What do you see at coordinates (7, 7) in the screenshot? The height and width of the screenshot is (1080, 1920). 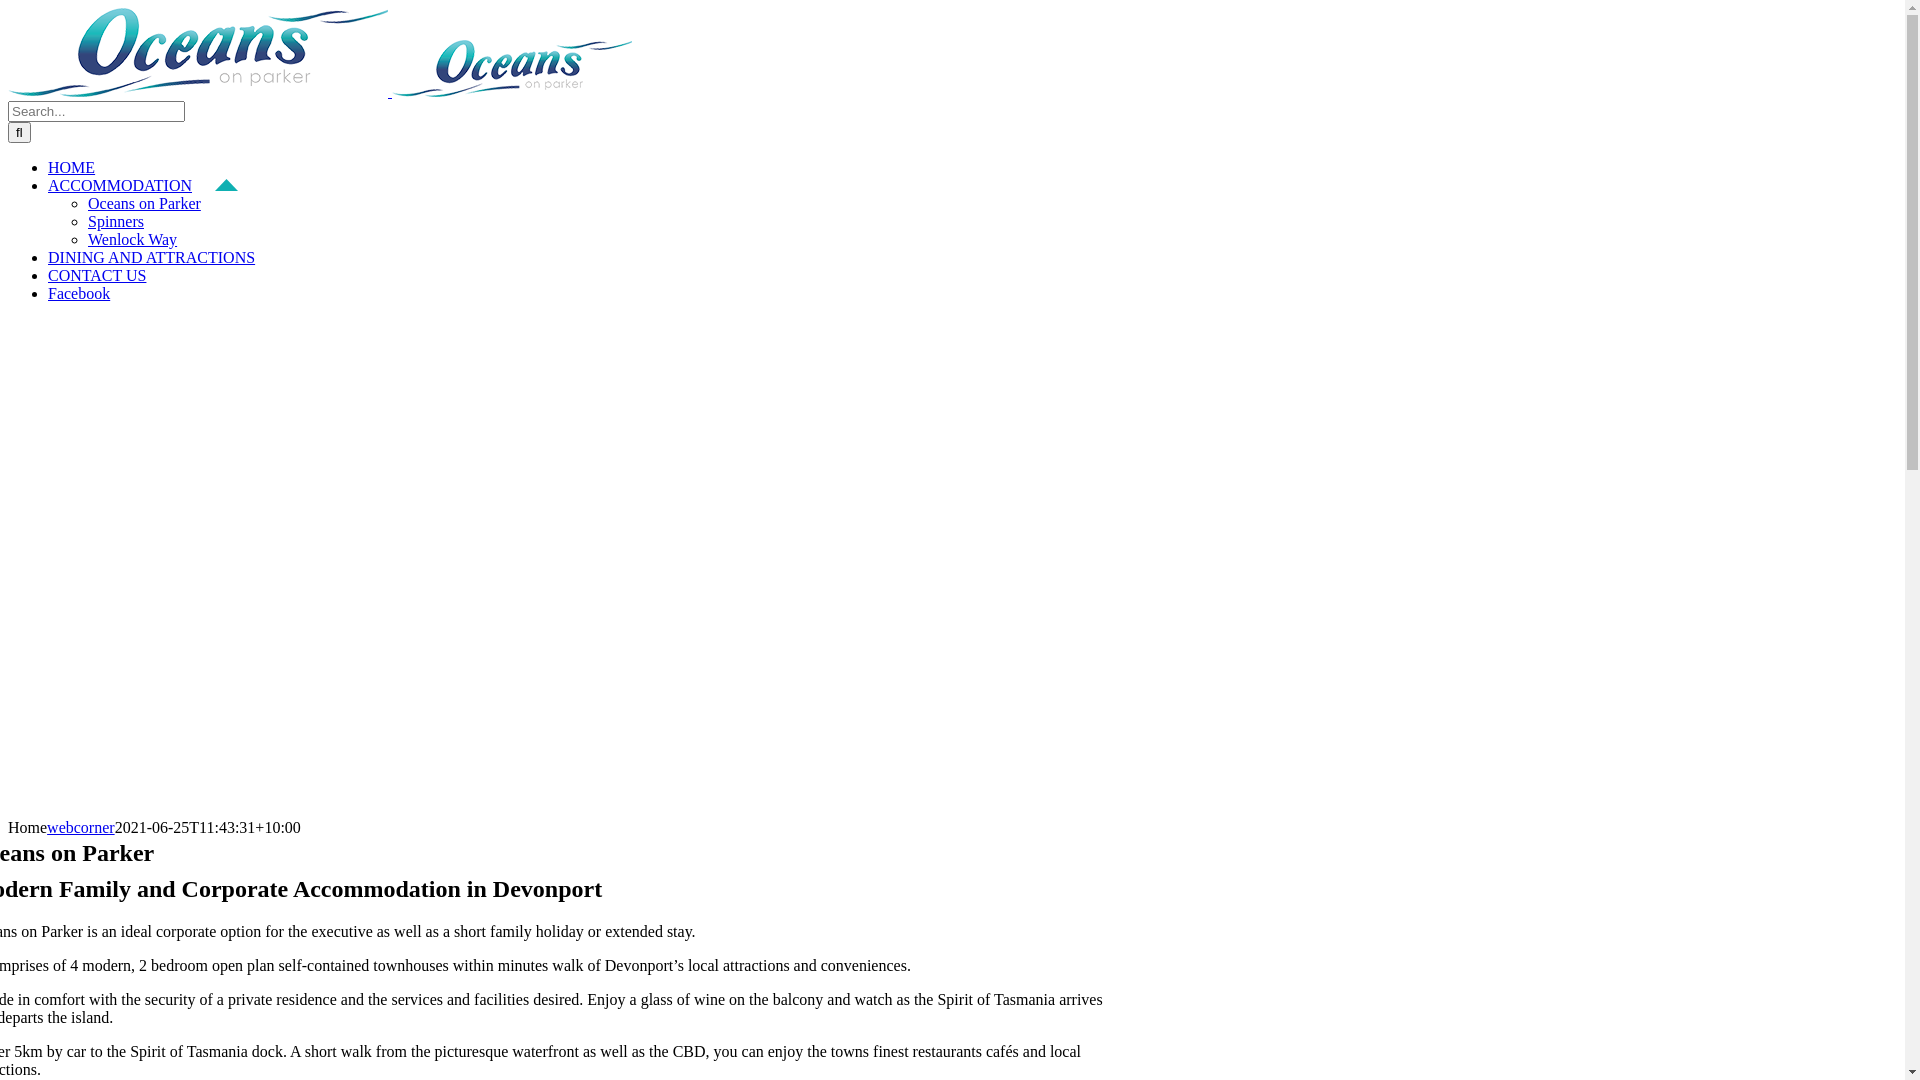 I see `'Skip to content'` at bounding box center [7, 7].